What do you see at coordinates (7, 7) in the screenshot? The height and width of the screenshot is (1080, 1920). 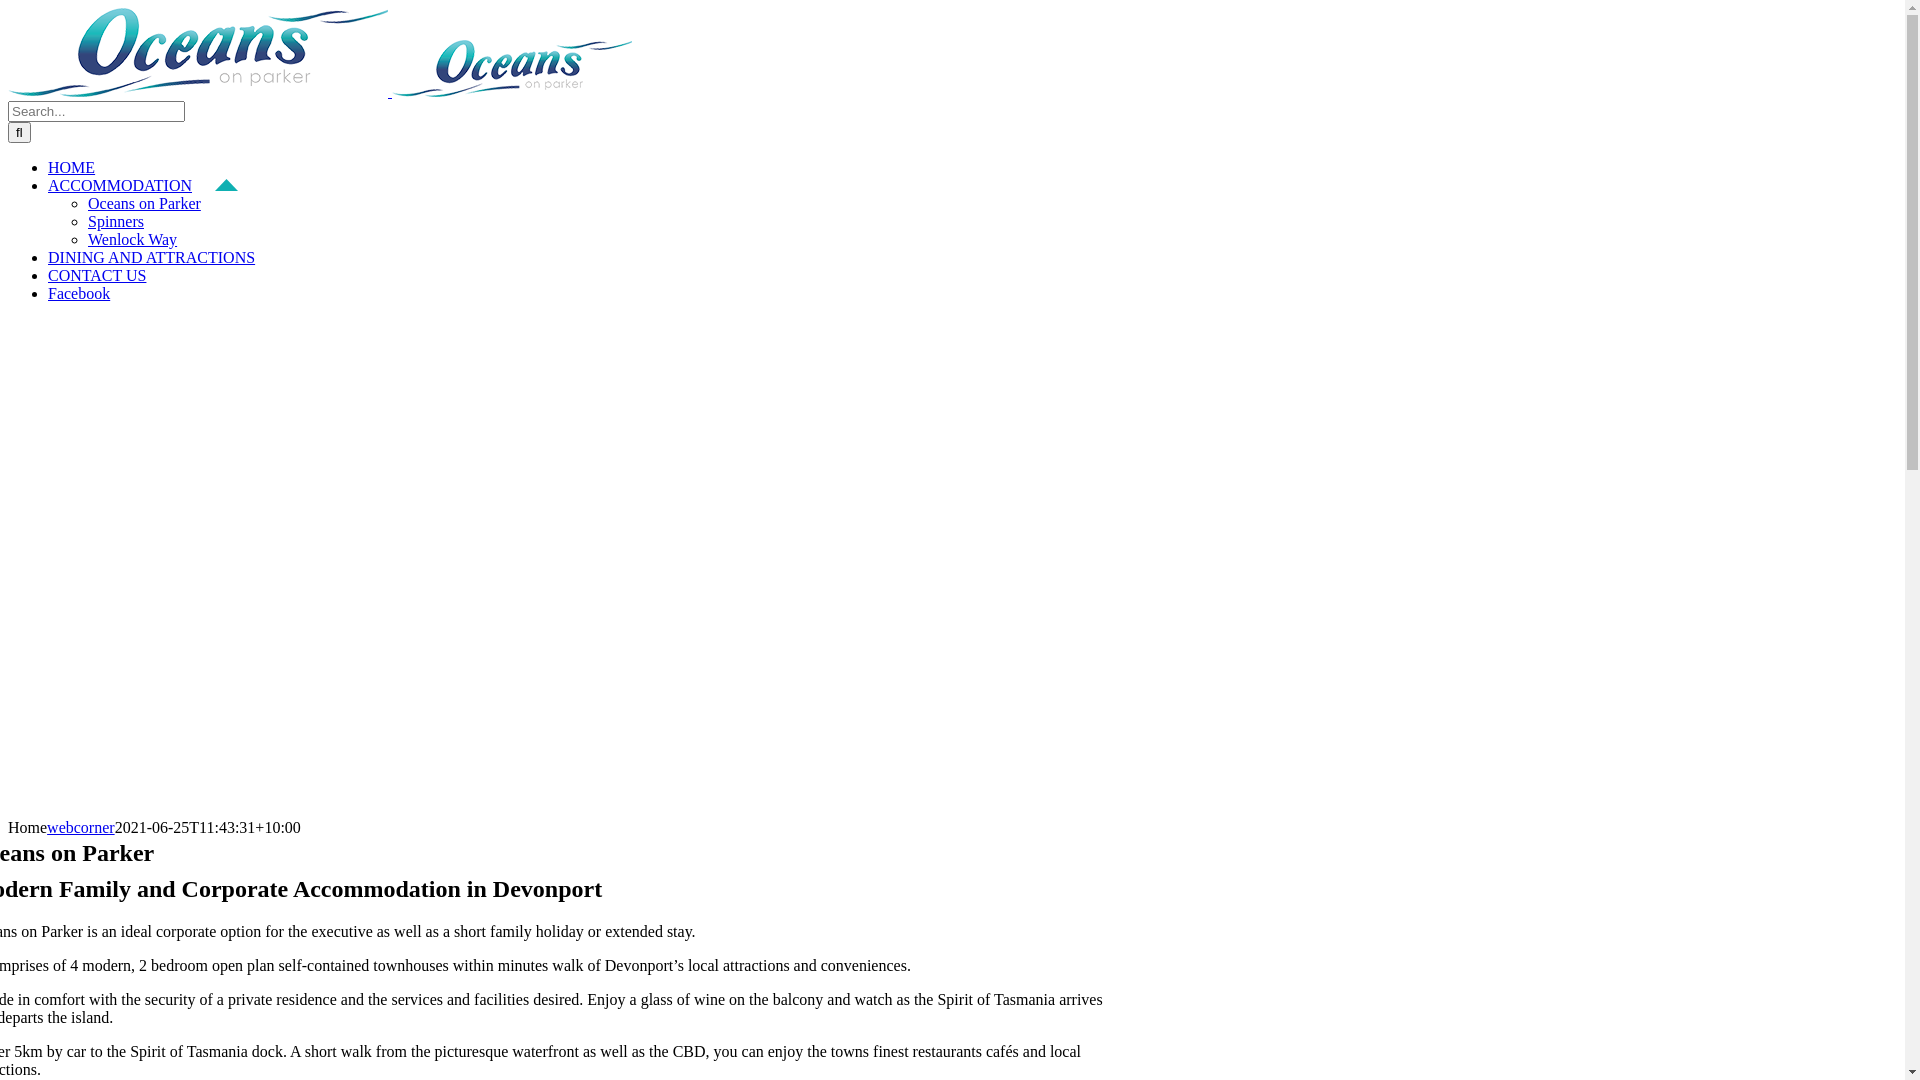 I see `'Skip to content'` at bounding box center [7, 7].